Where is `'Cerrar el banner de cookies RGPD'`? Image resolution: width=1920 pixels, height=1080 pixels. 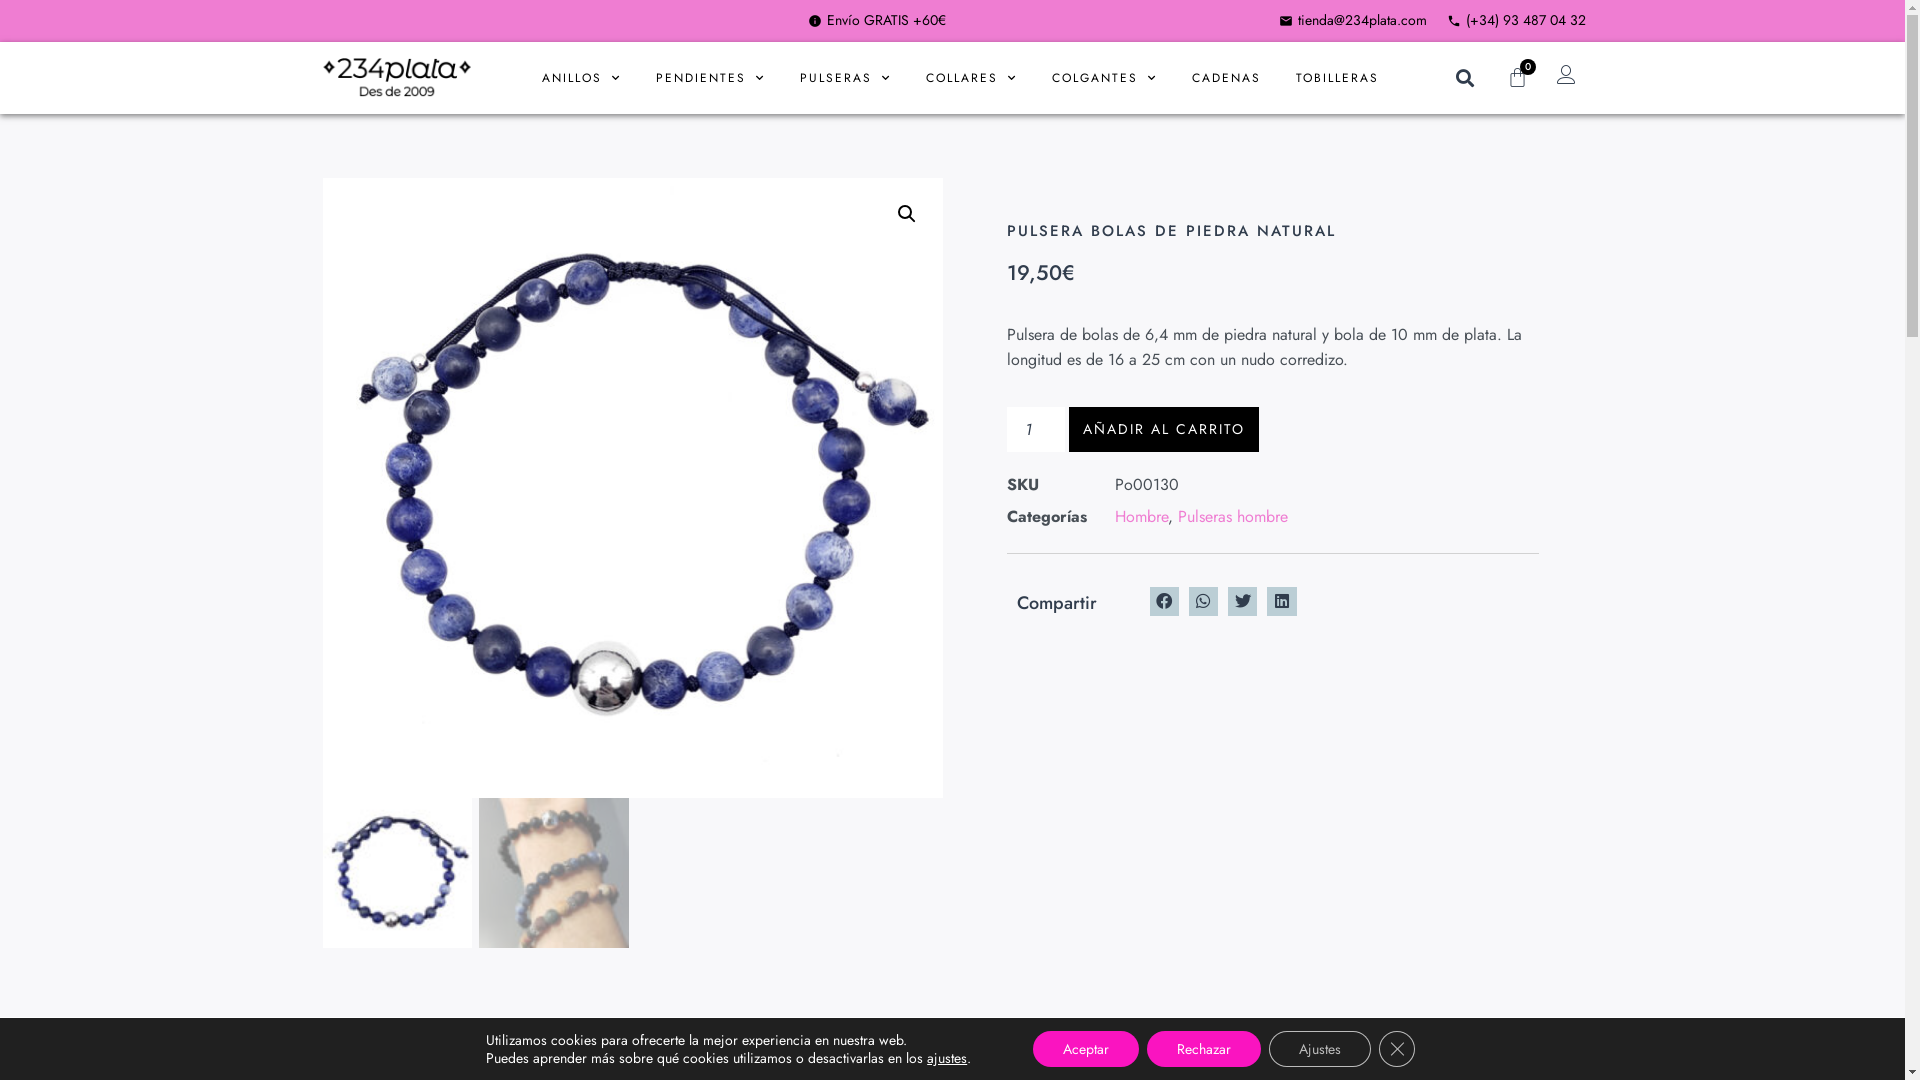 'Cerrar el banner de cookies RGPD' is located at coordinates (1395, 1048).